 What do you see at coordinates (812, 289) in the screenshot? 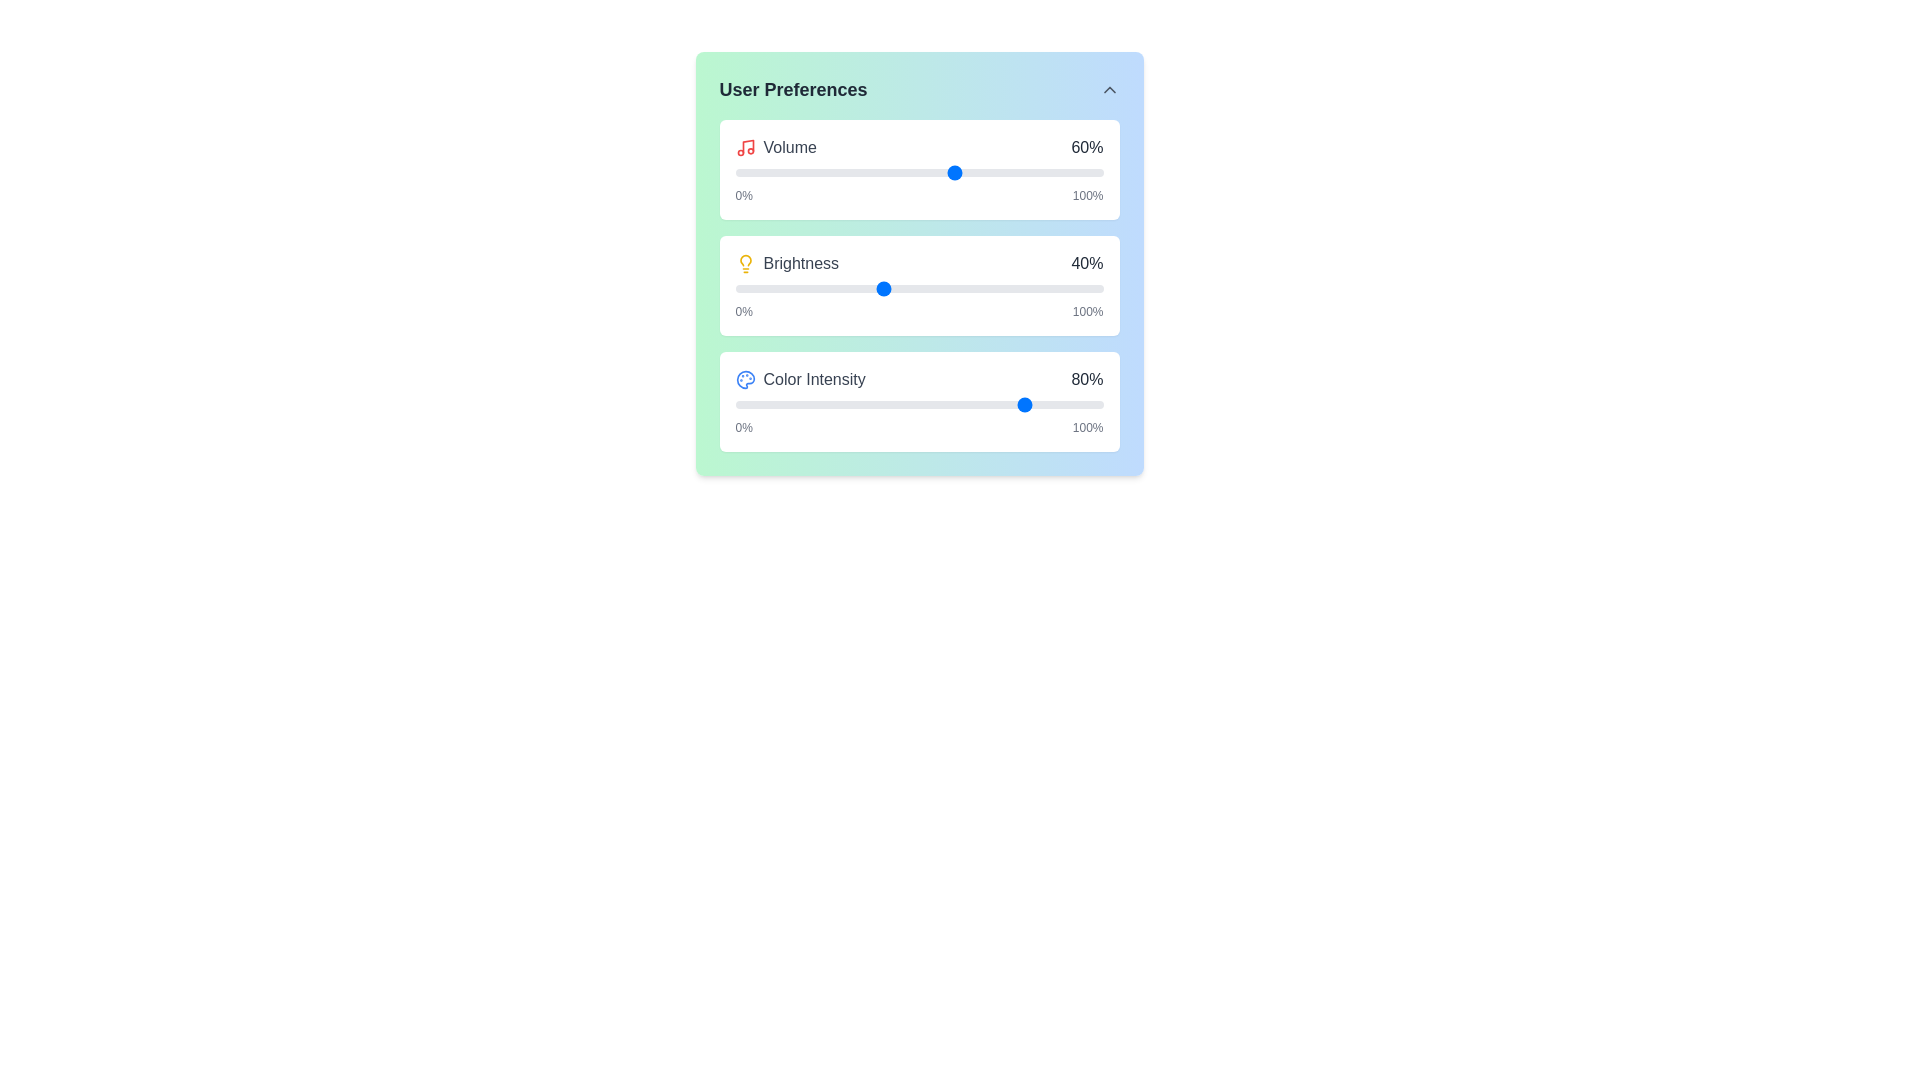
I see `brightness` at bounding box center [812, 289].